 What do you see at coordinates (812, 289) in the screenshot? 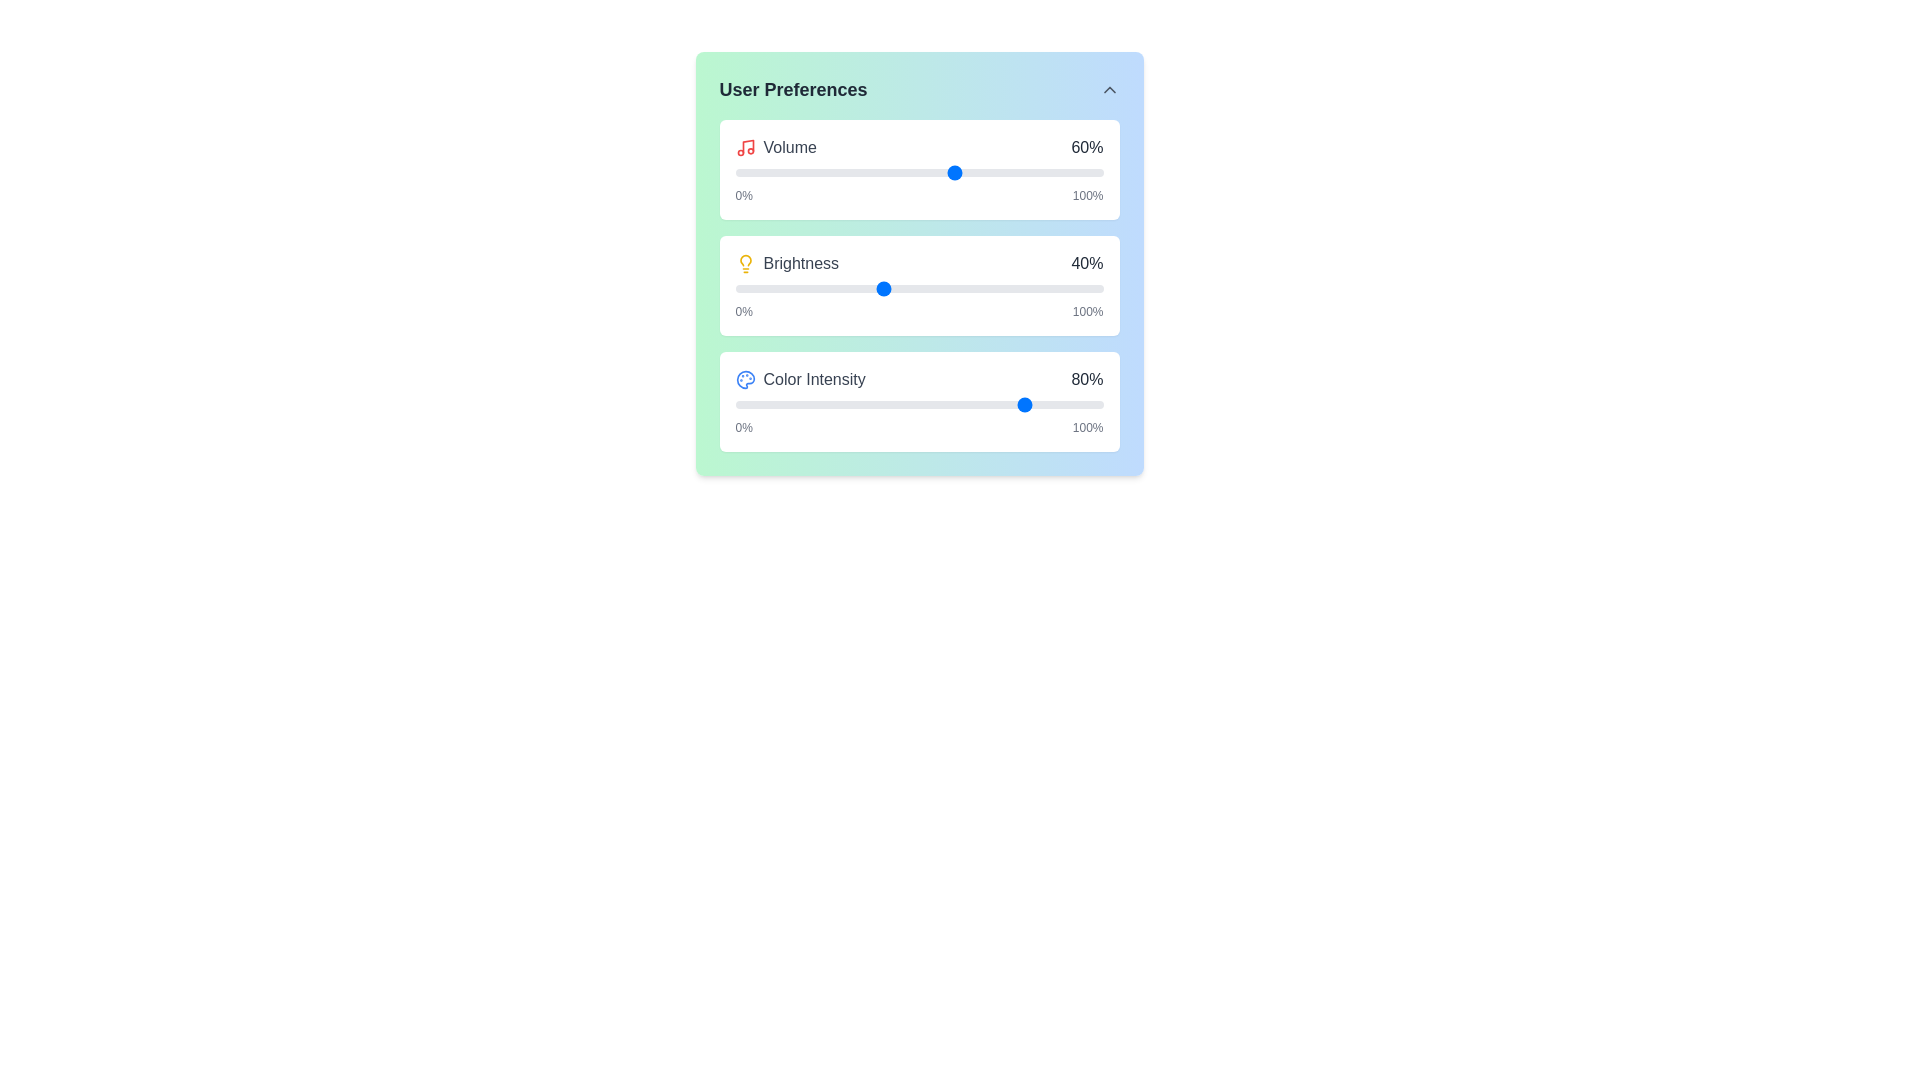
I see `brightness` at bounding box center [812, 289].